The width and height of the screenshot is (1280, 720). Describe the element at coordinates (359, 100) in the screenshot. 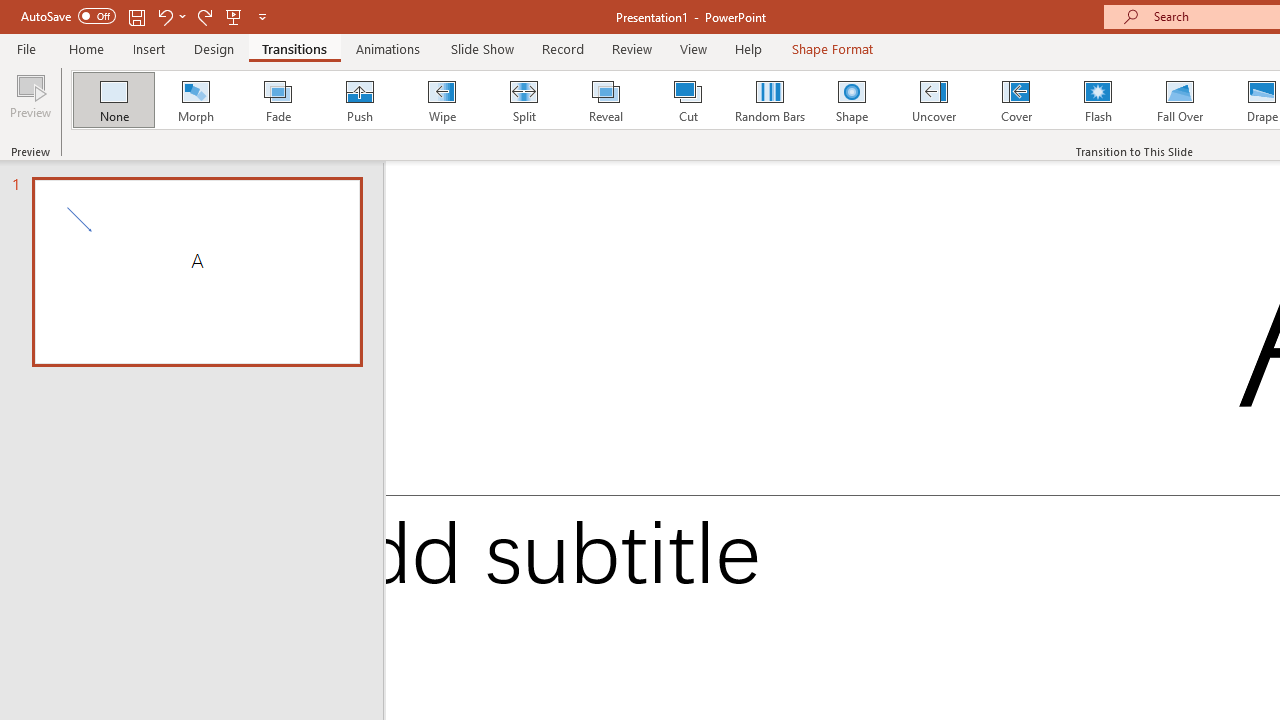

I see `'Push'` at that location.